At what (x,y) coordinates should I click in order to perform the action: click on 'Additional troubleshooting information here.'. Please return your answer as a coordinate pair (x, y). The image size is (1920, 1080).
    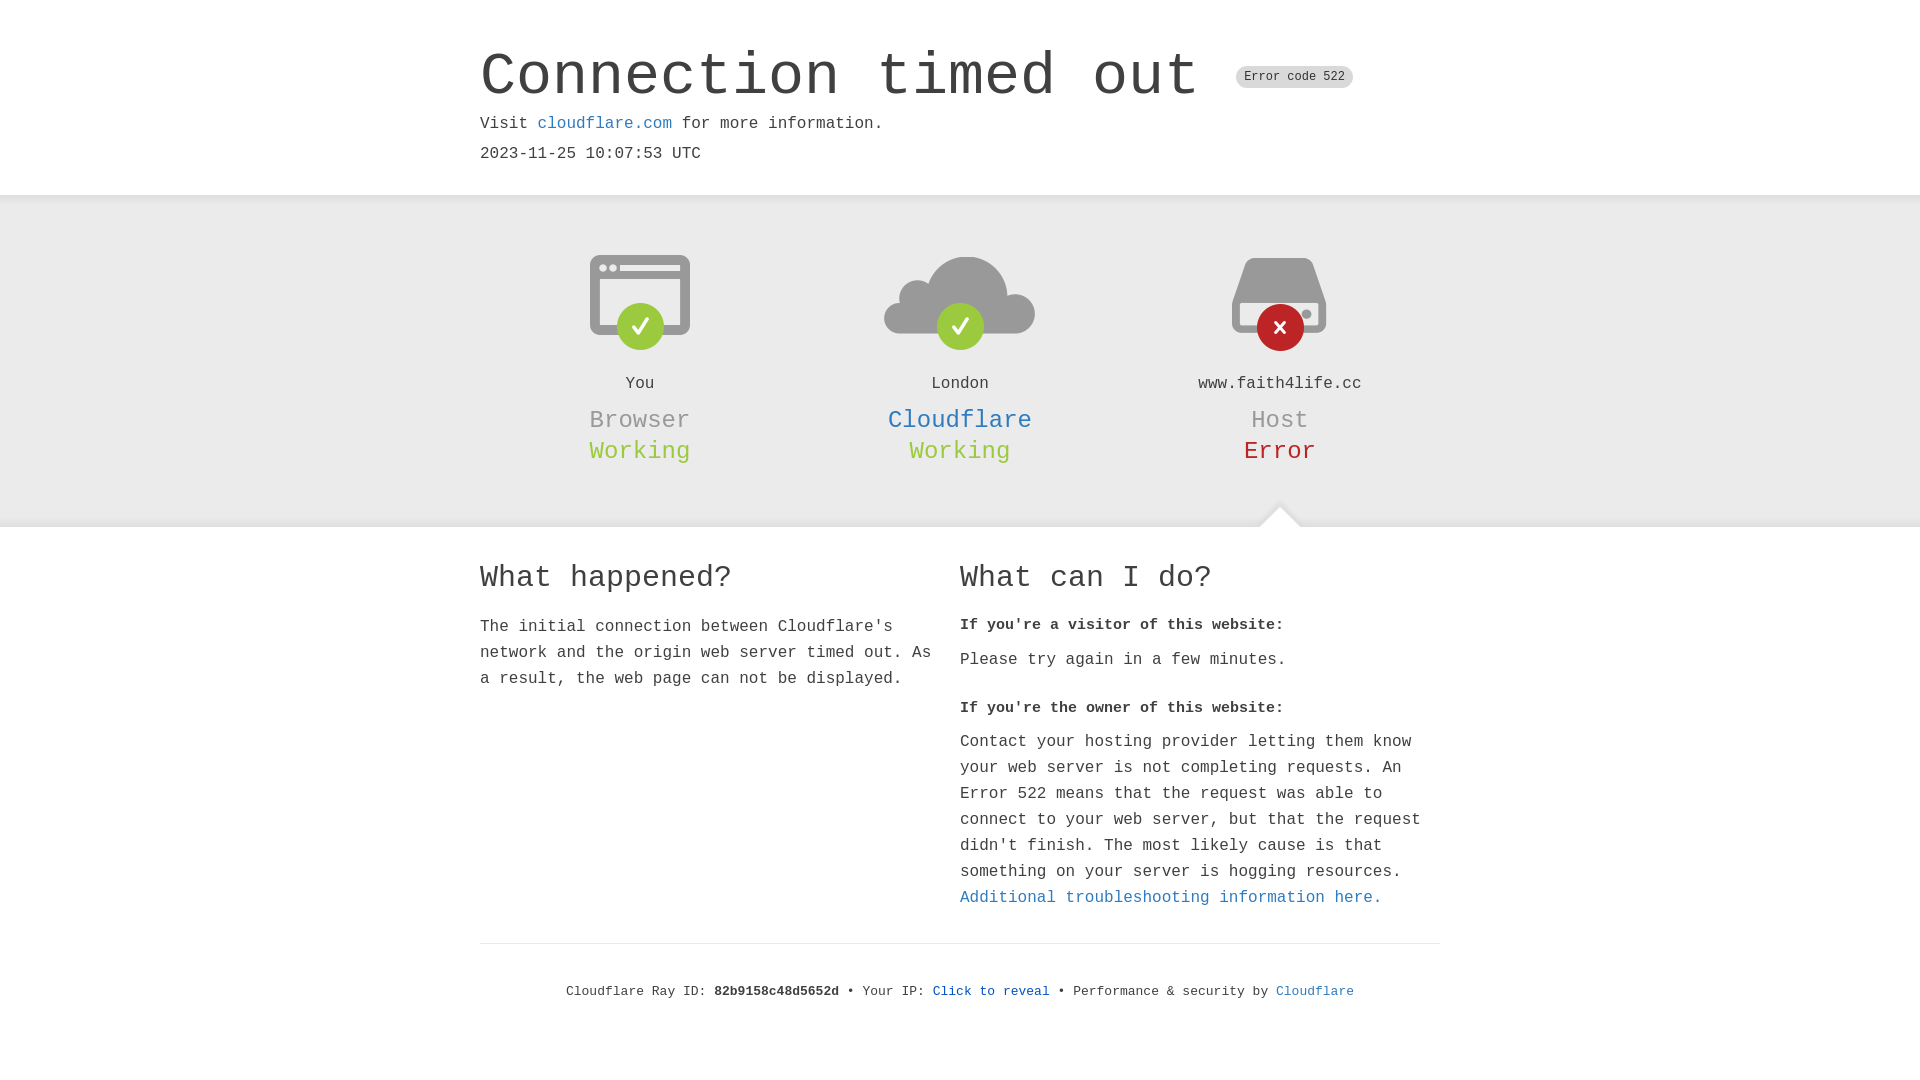
    Looking at the image, I should click on (1171, 897).